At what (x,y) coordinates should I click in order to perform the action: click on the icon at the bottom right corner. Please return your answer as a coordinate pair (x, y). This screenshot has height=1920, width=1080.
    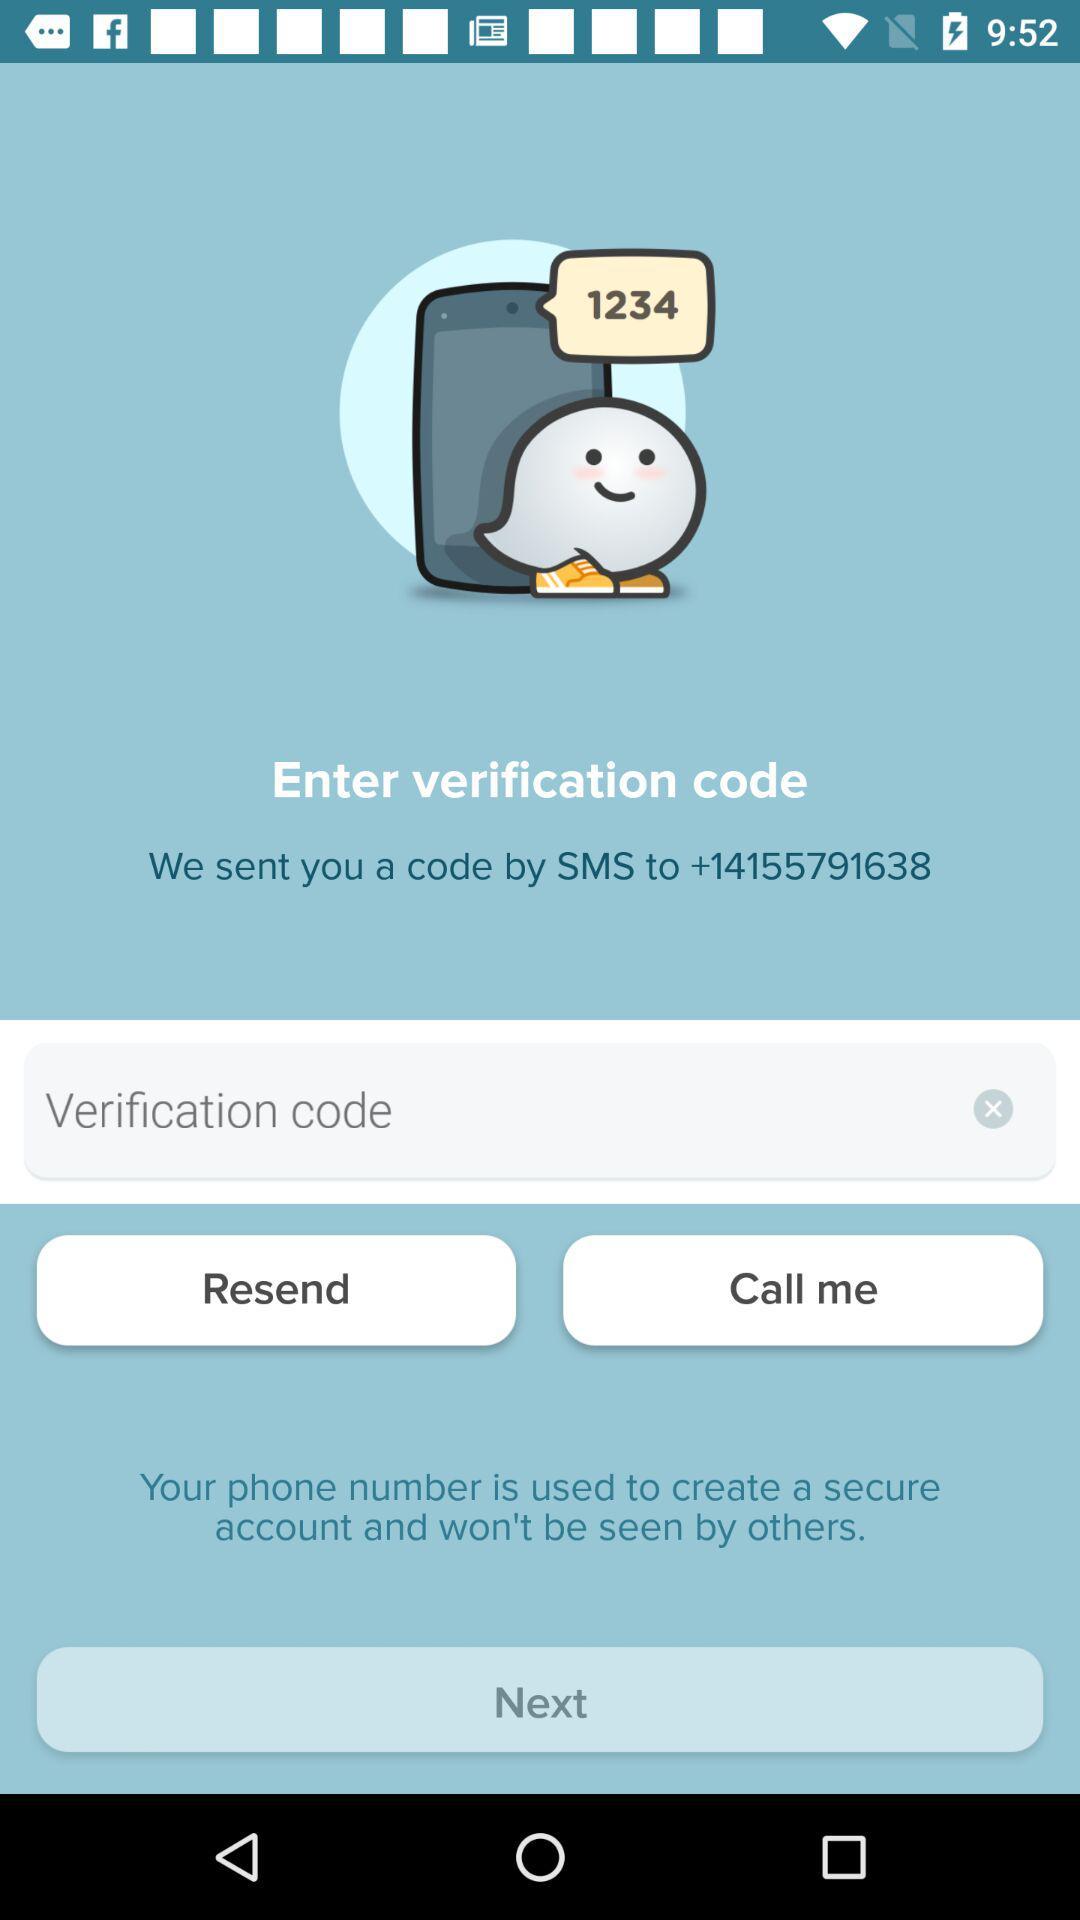
    Looking at the image, I should click on (802, 1295).